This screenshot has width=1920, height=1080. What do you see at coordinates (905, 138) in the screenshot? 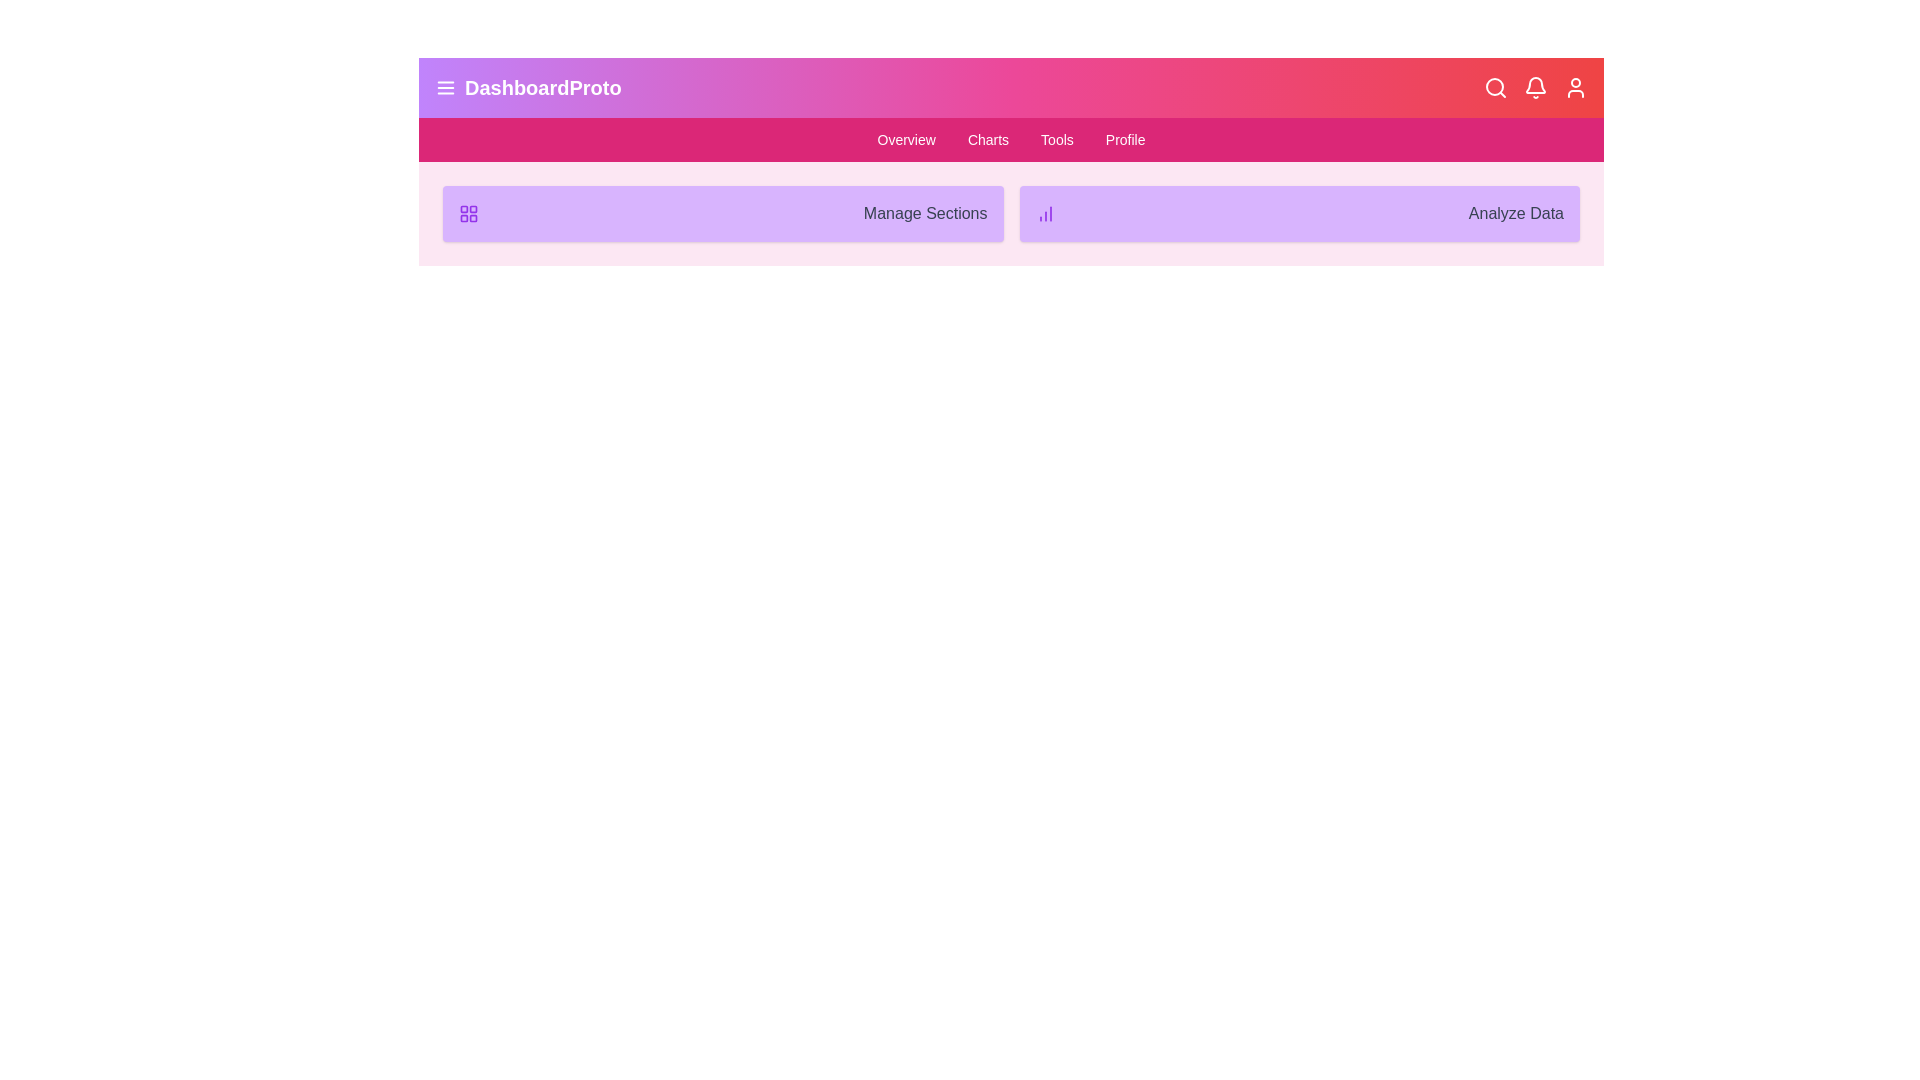
I see `the text element 'Overview' to inspect its layout` at bounding box center [905, 138].